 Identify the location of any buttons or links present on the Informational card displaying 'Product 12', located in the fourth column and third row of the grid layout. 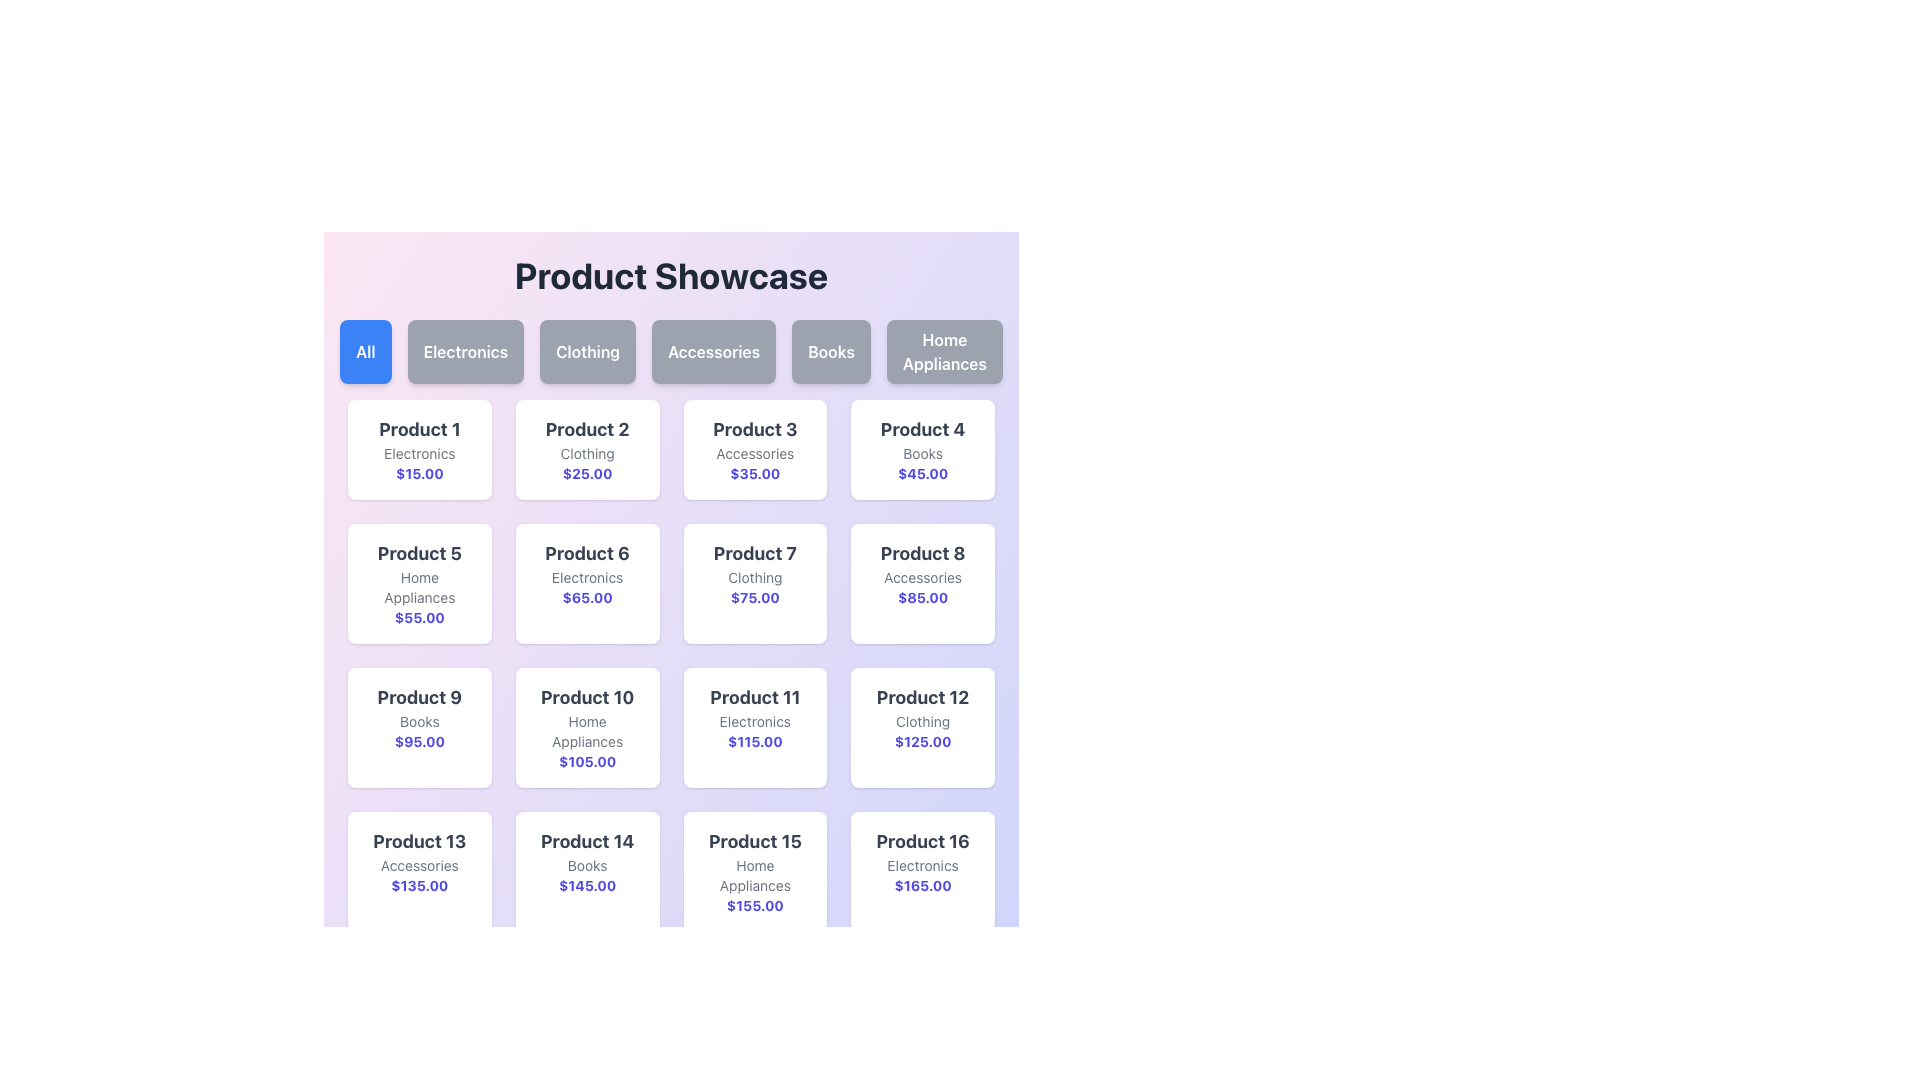
(922, 728).